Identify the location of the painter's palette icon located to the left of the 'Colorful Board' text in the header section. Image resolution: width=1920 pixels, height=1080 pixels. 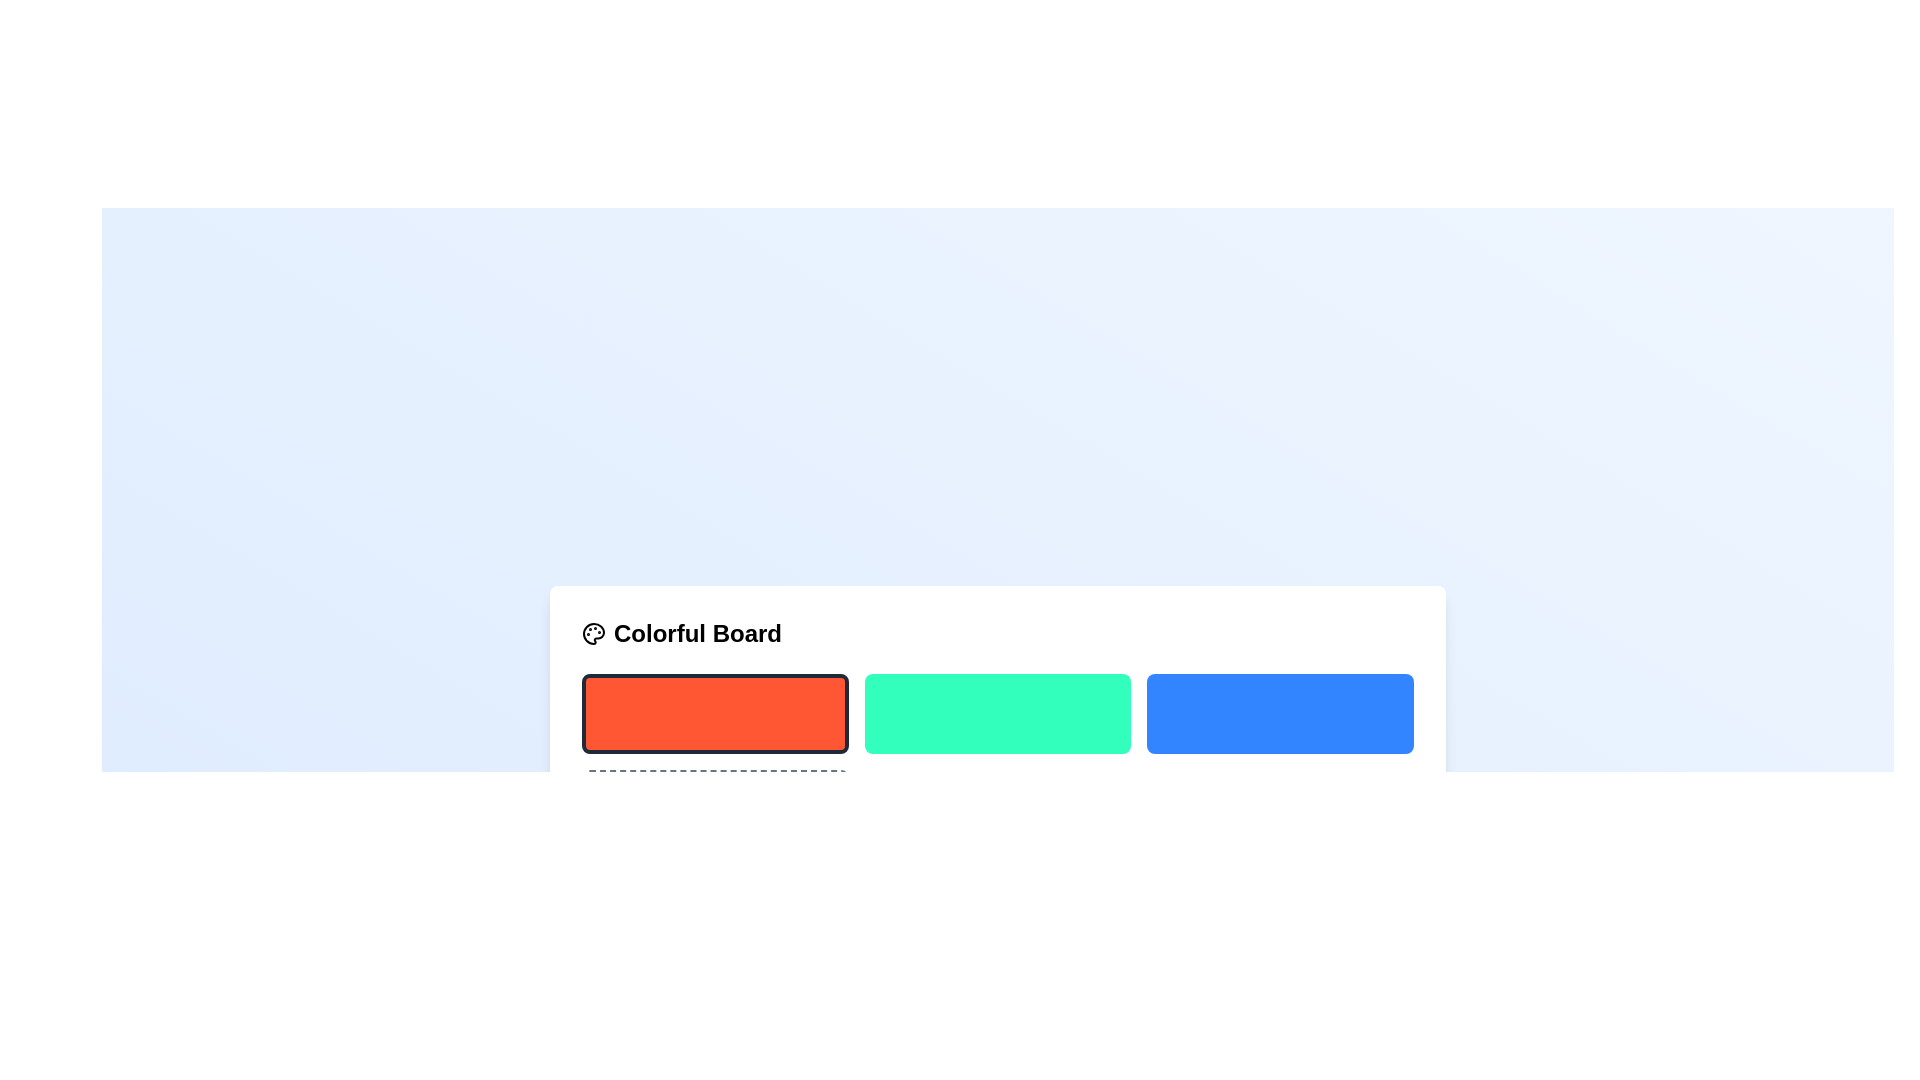
(593, 633).